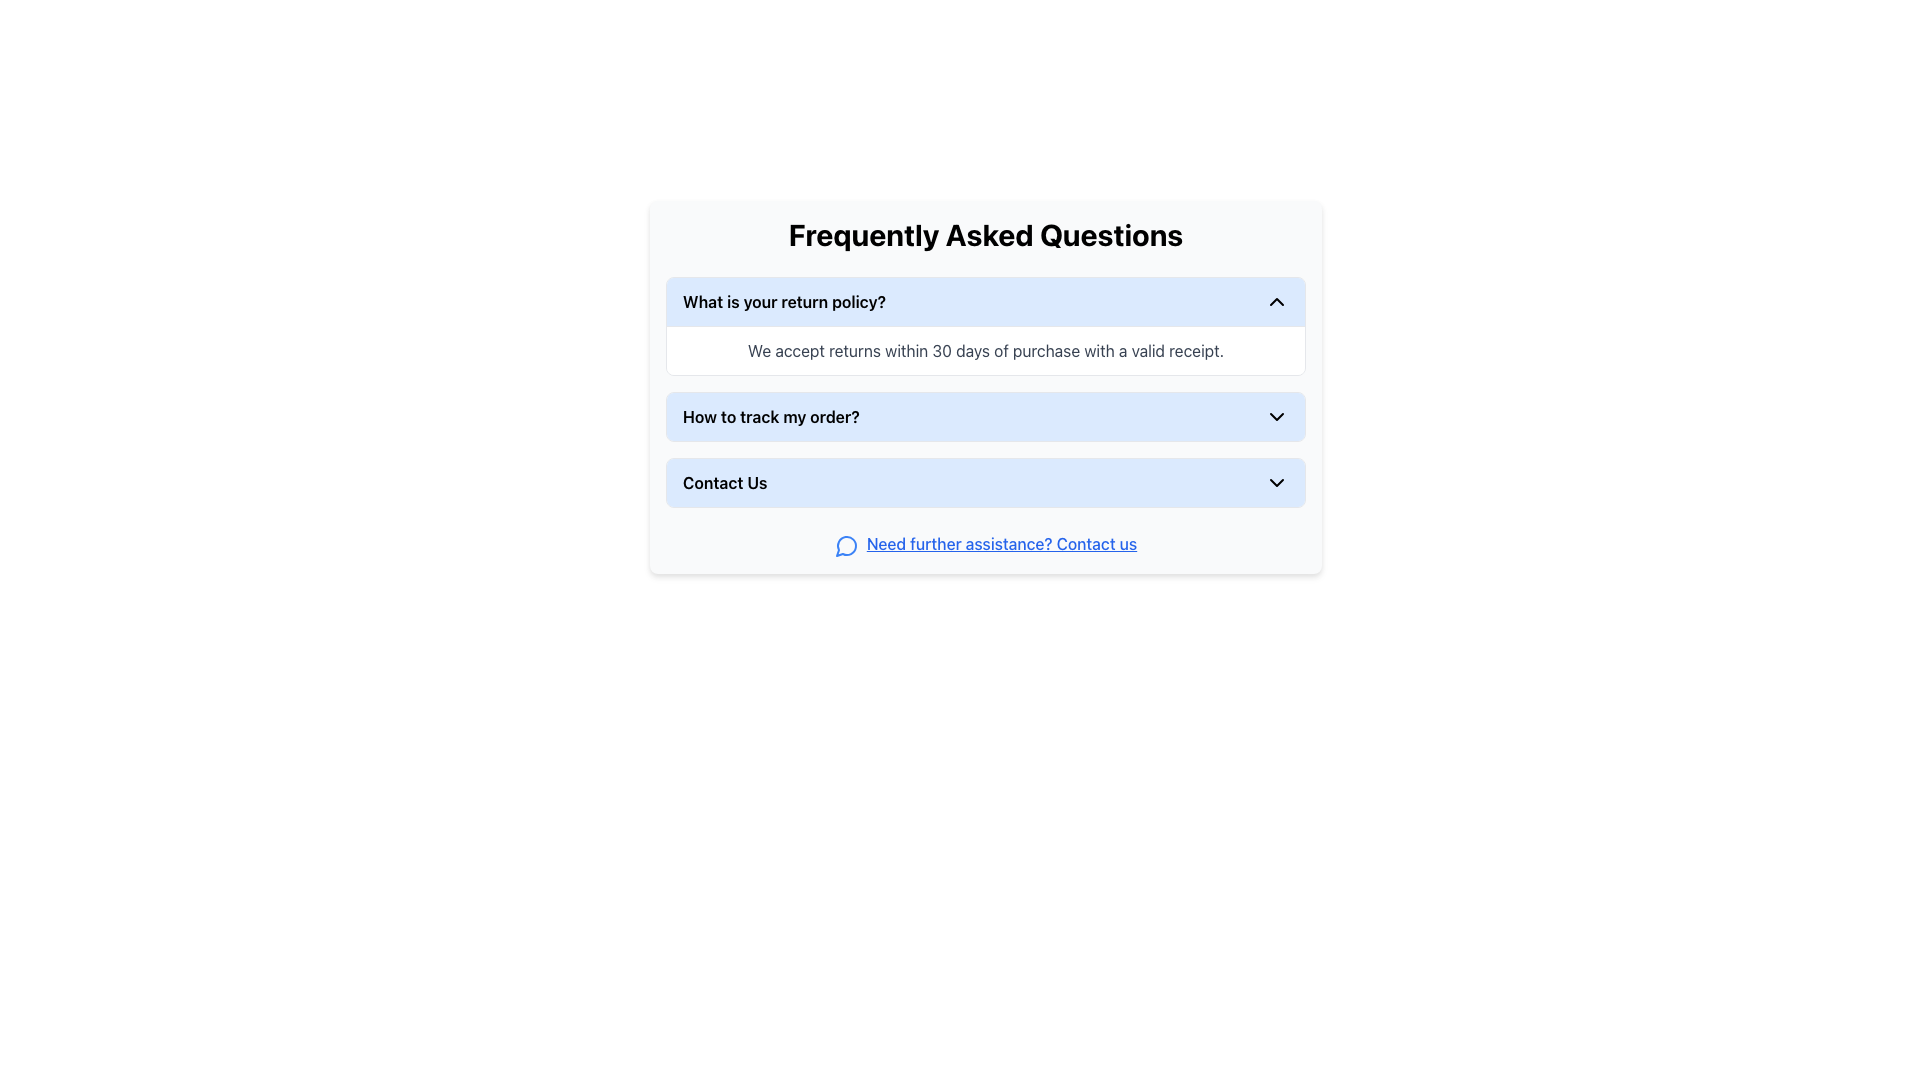 This screenshot has width=1920, height=1080. Describe the element at coordinates (985, 301) in the screenshot. I see `the first question item in the 'Frequently Asked Questions' section` at that location.